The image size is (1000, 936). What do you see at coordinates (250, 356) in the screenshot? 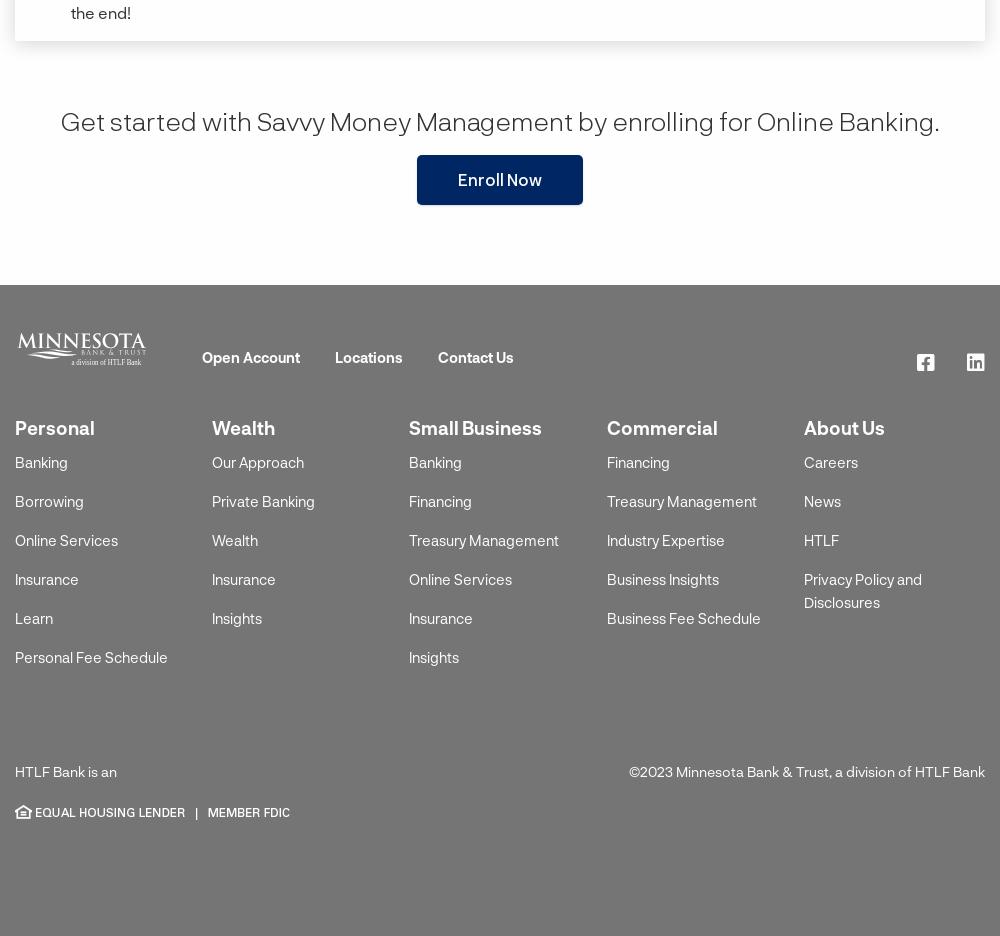
I see `'Open Account'` at bounding box center [250, 356].